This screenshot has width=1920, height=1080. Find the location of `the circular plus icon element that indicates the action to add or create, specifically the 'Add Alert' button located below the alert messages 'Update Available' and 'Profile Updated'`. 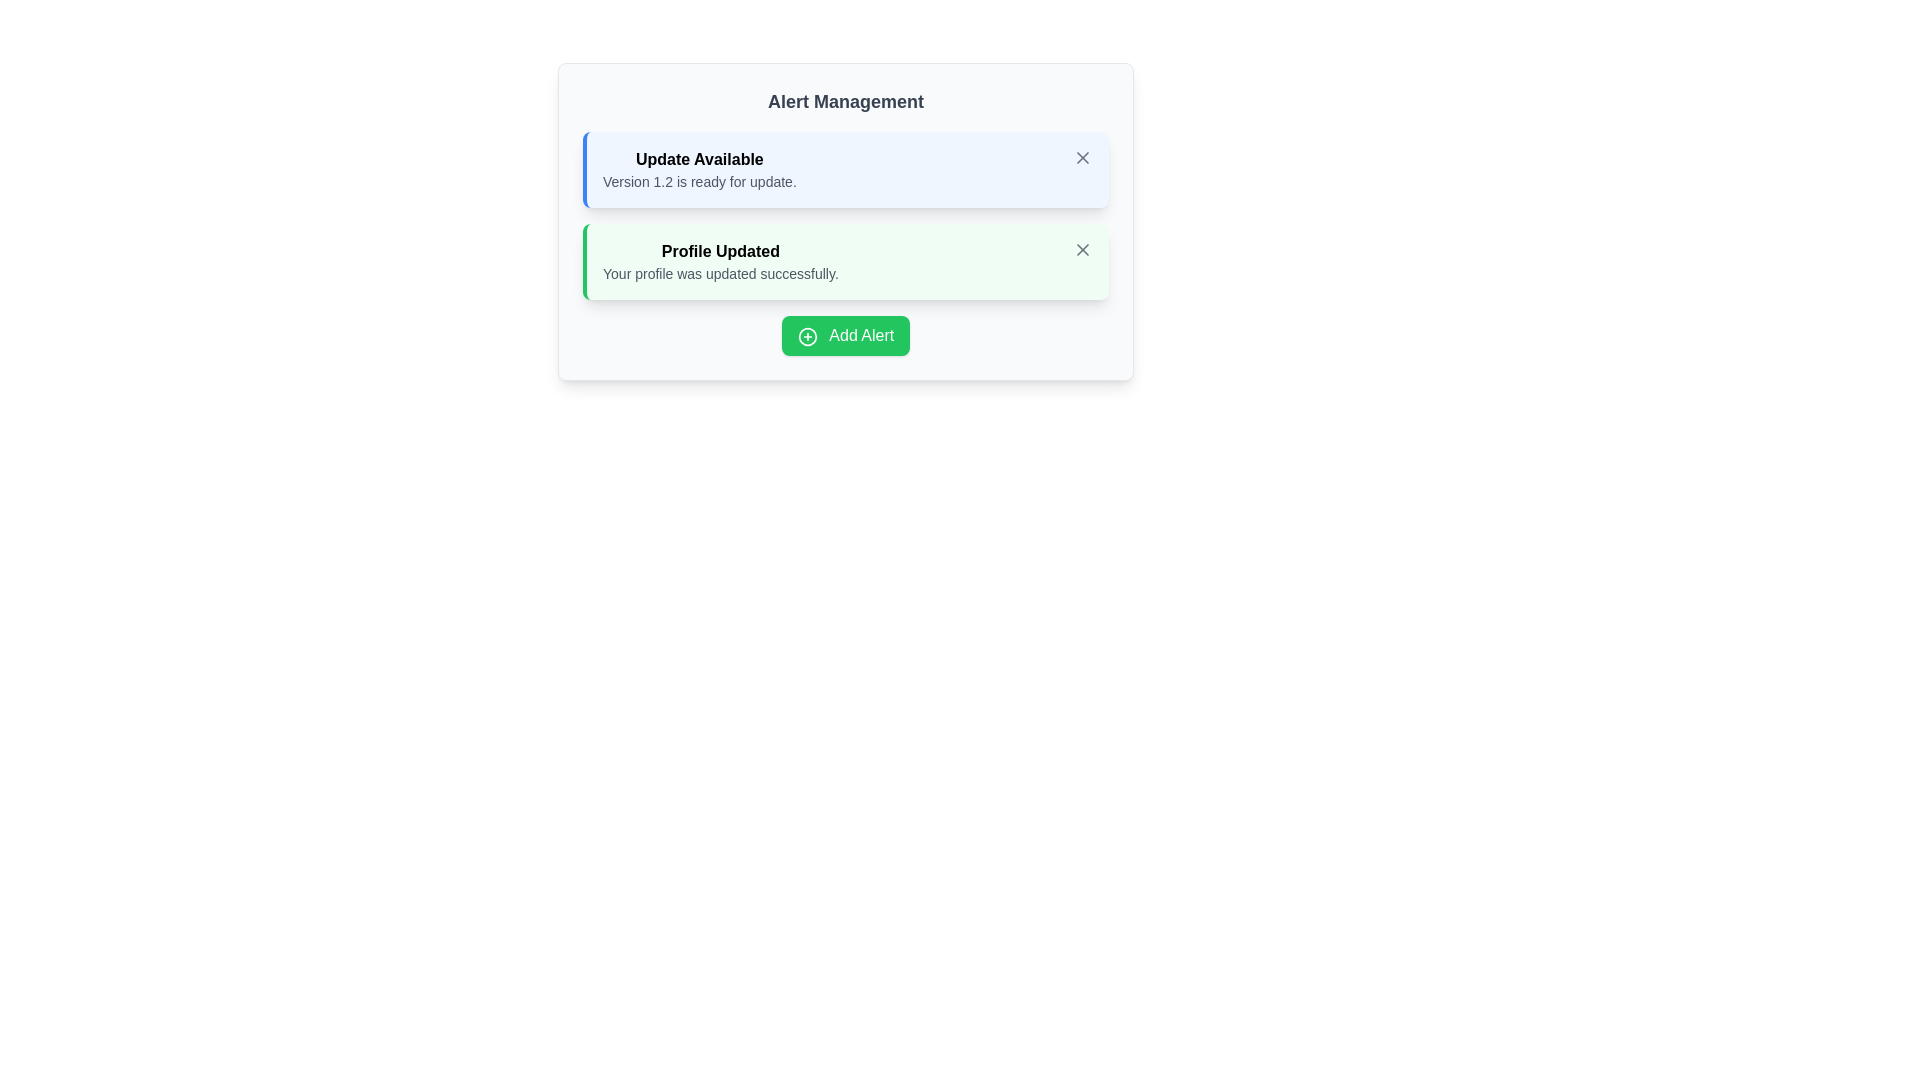

the circular plus icon element that indicates the action to add or create, specifically the 'Add Alert' button located below the alert messages 'Update Available' and 'Profile Updated' is located at coordinates (807, 335).